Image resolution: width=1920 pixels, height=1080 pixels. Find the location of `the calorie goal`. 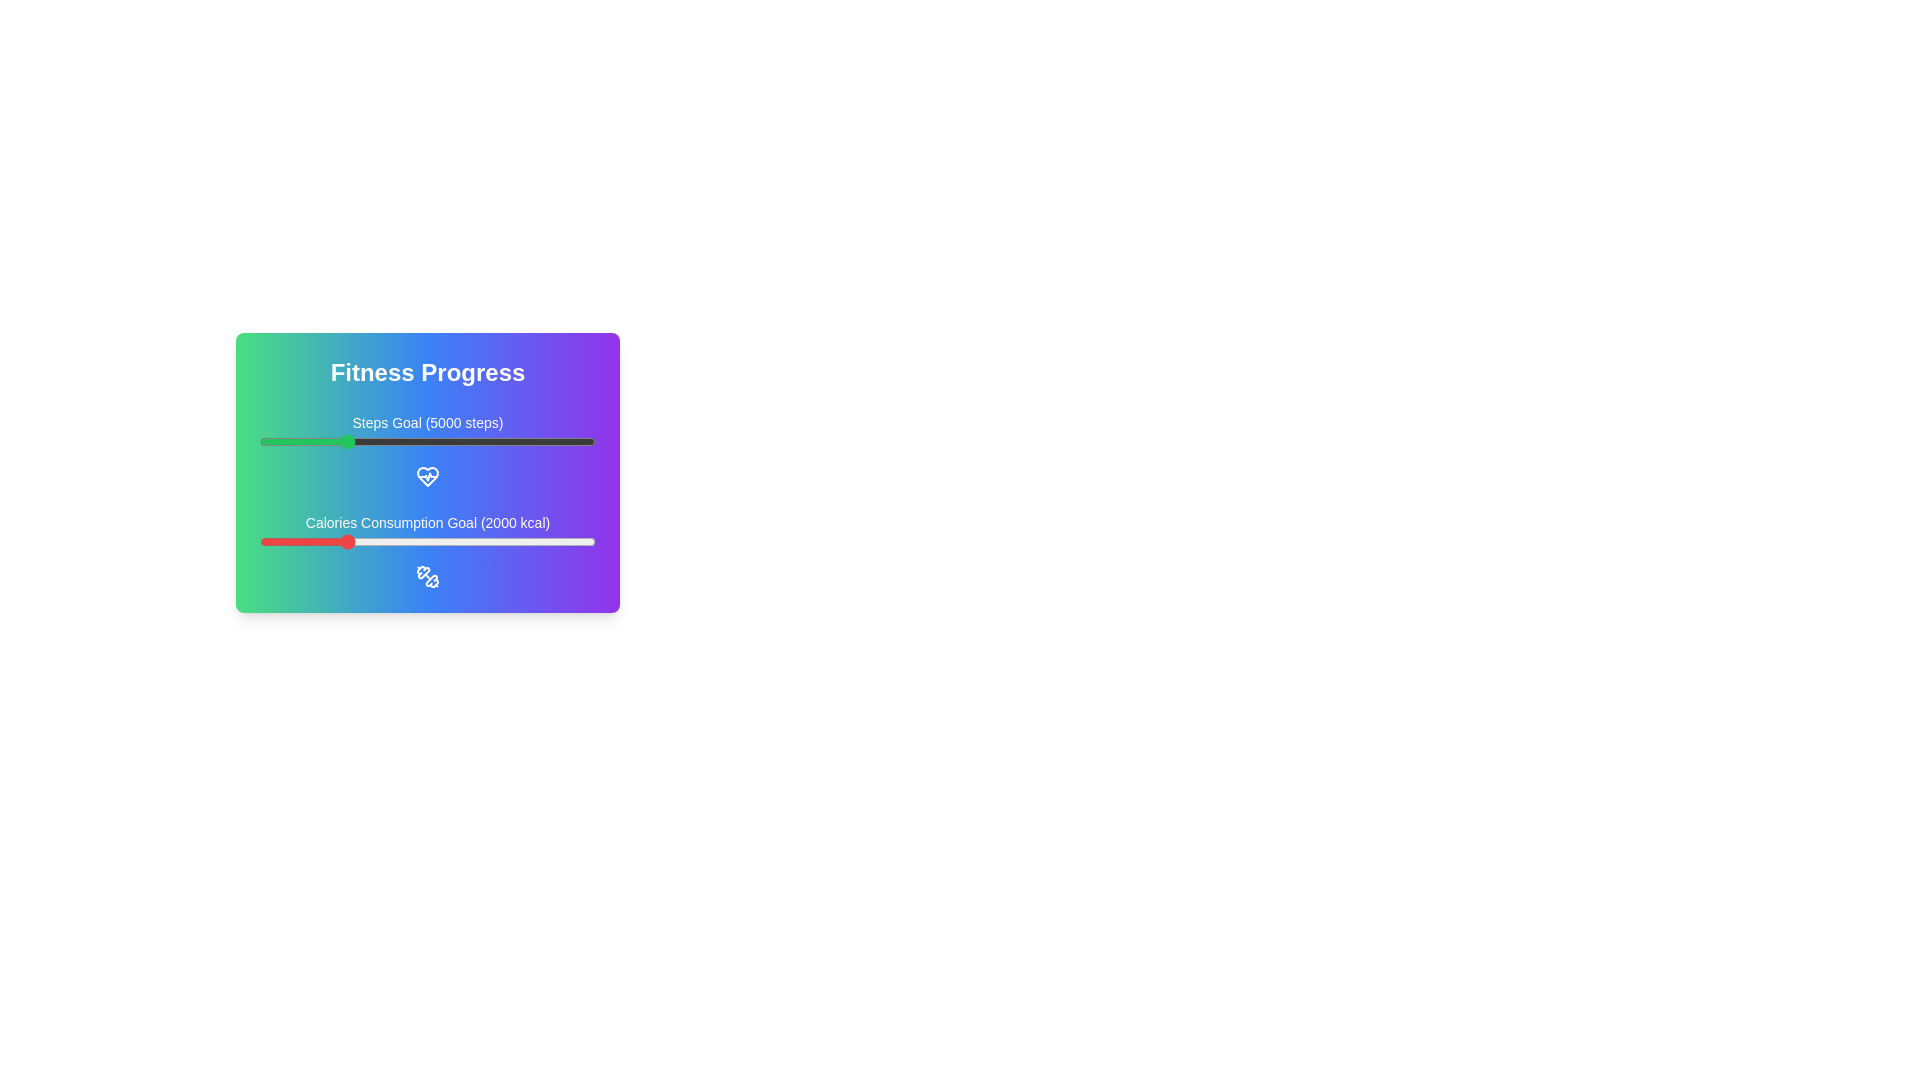

the calorie goal is located at coordinates (300, 542).